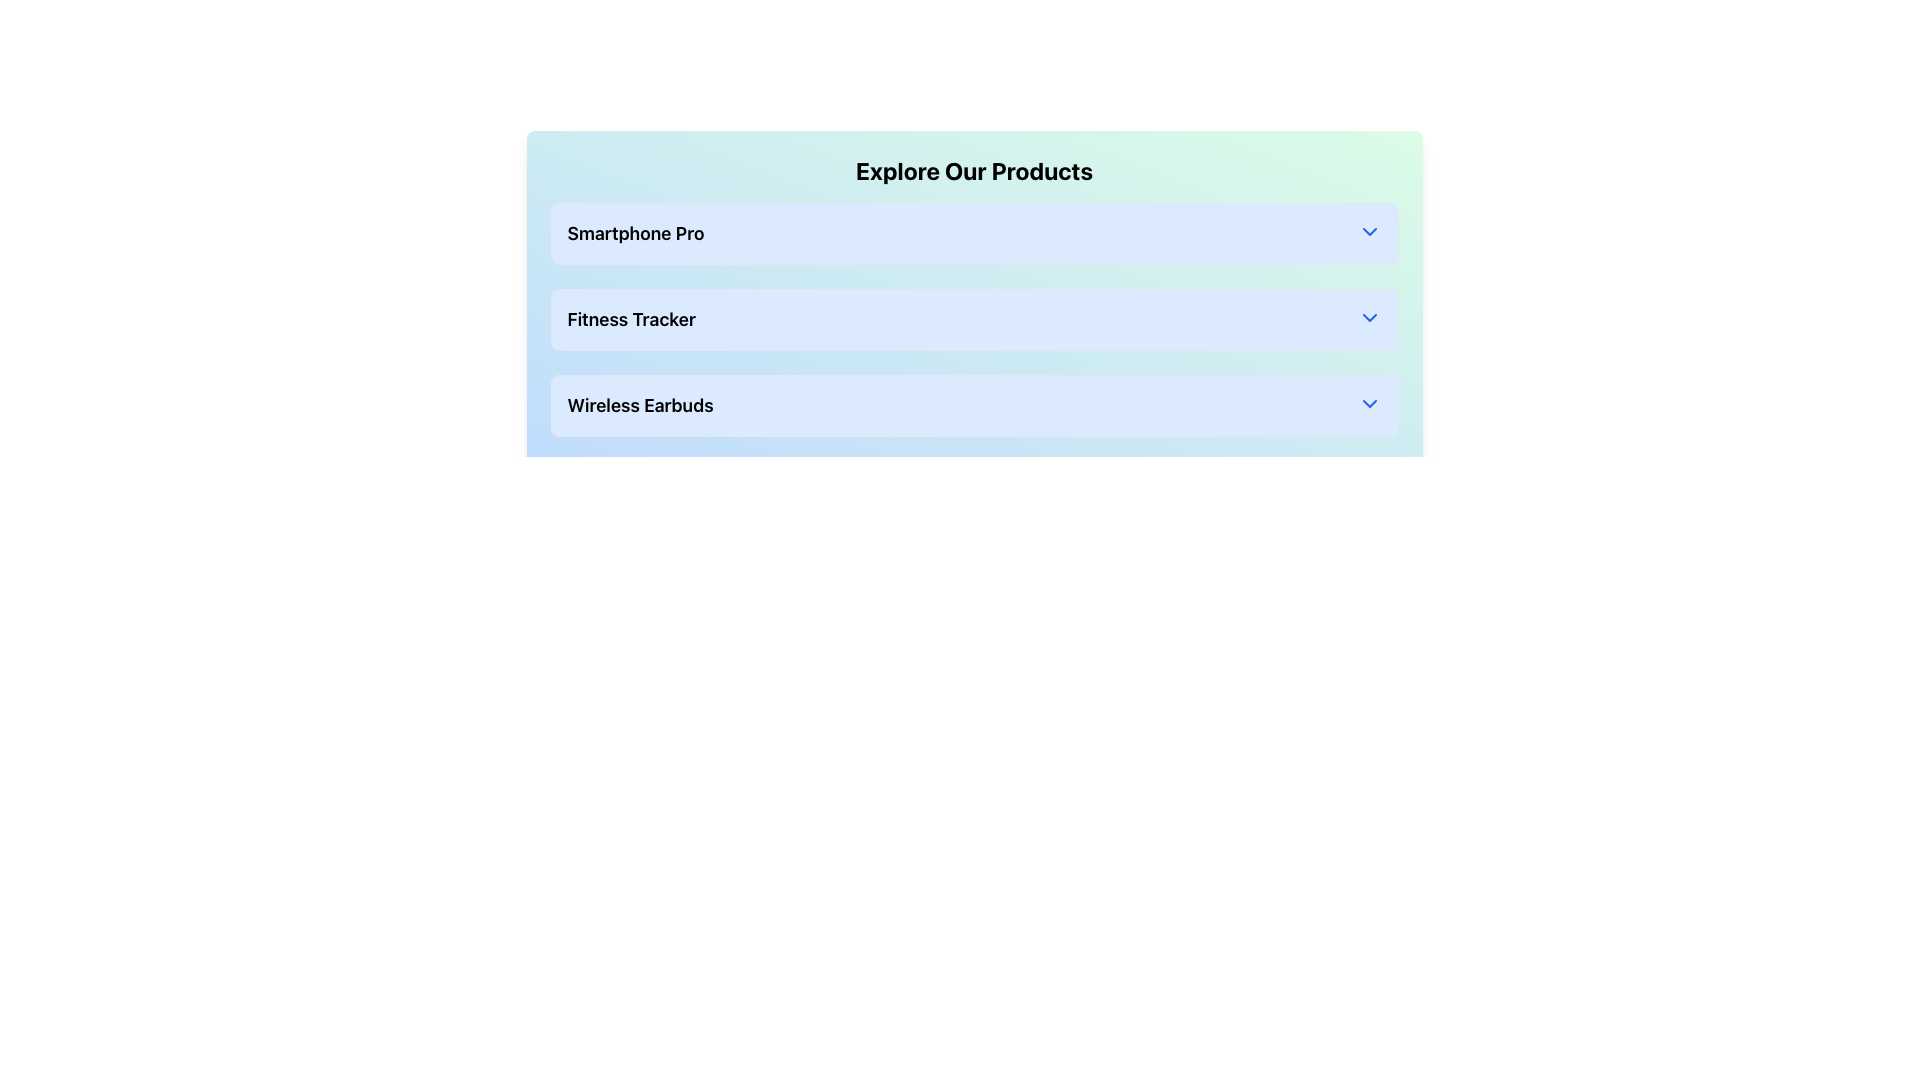  What do you see at coordinates (1368, 230) in the screenshot?
I see `the icon located at the right edge of the 'Smartphone Pro' list item` at bounding box center [1368, 230].